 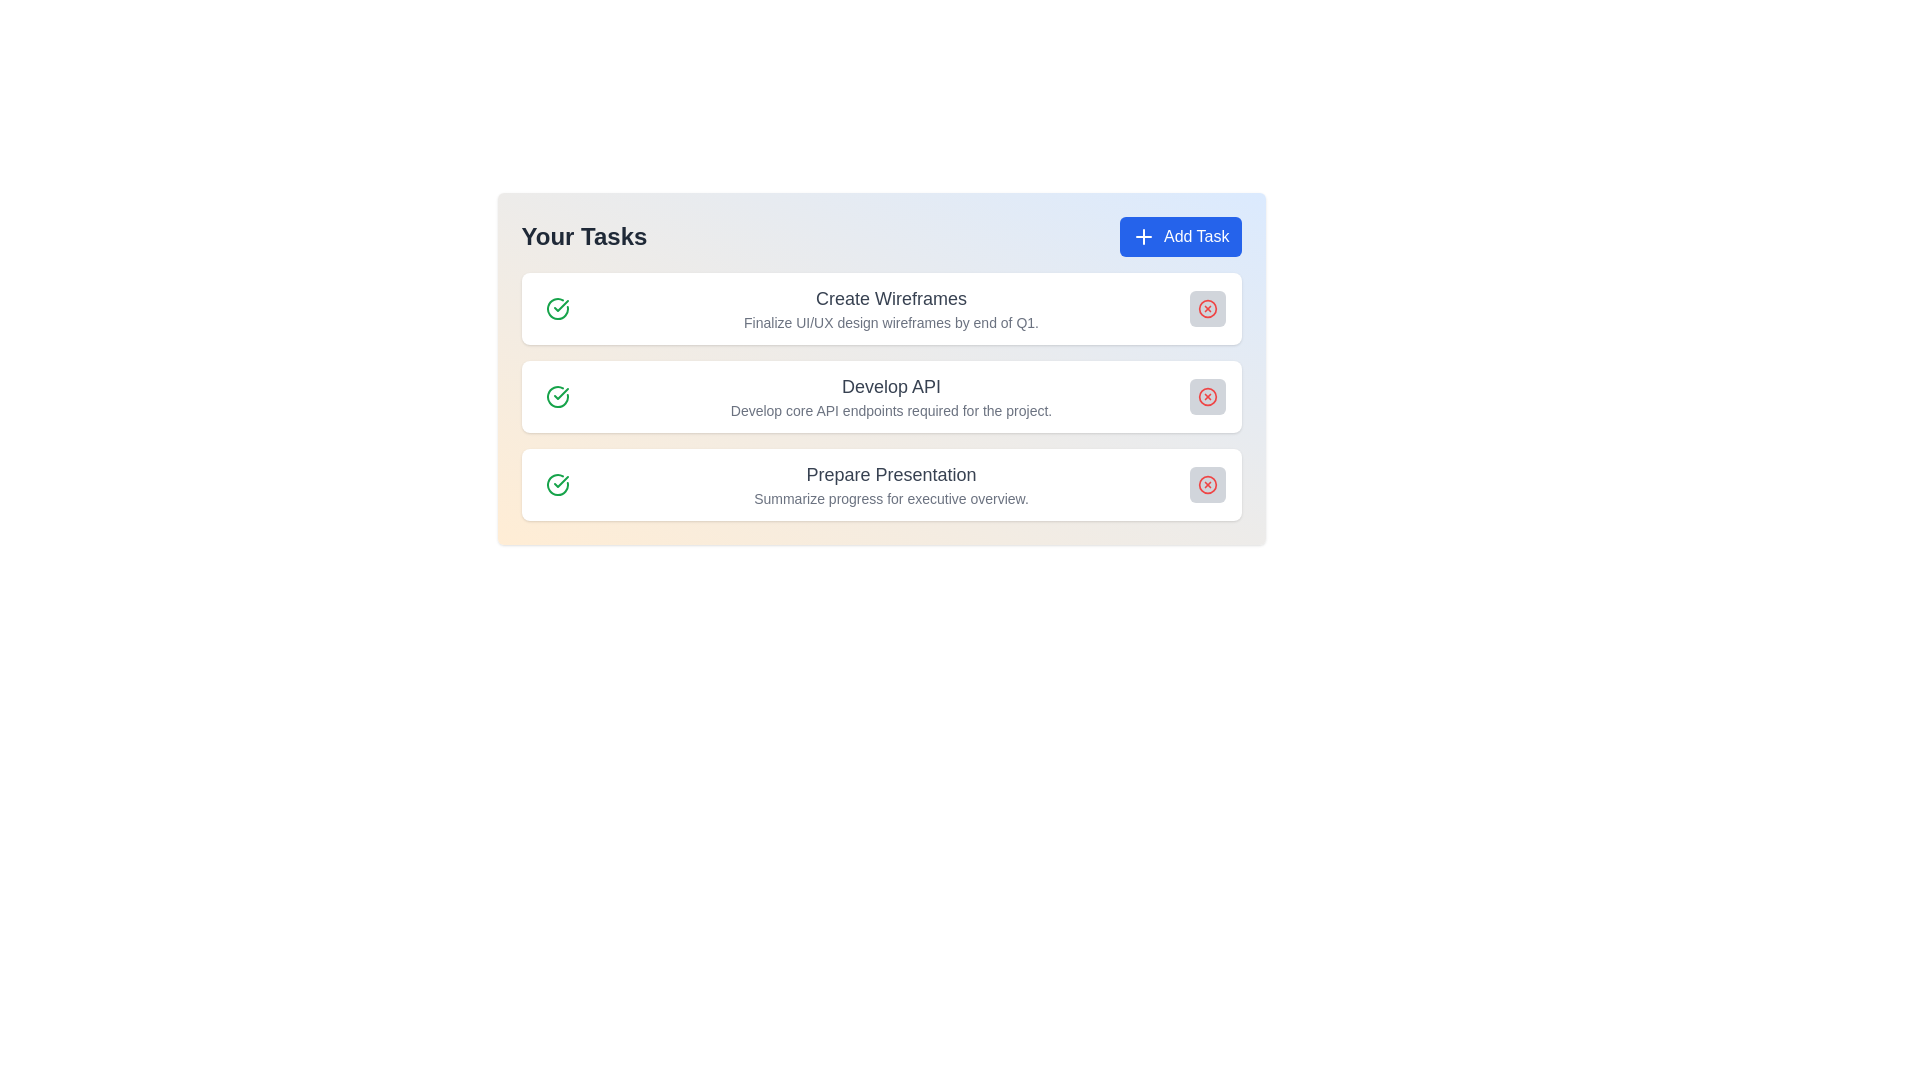 What do you see at coordinates (560, 305) in the screenshot?
I see `the checkmark icon indicating the completion status of the 'Develop API' task in the task list` at bounding box center [560, 305].